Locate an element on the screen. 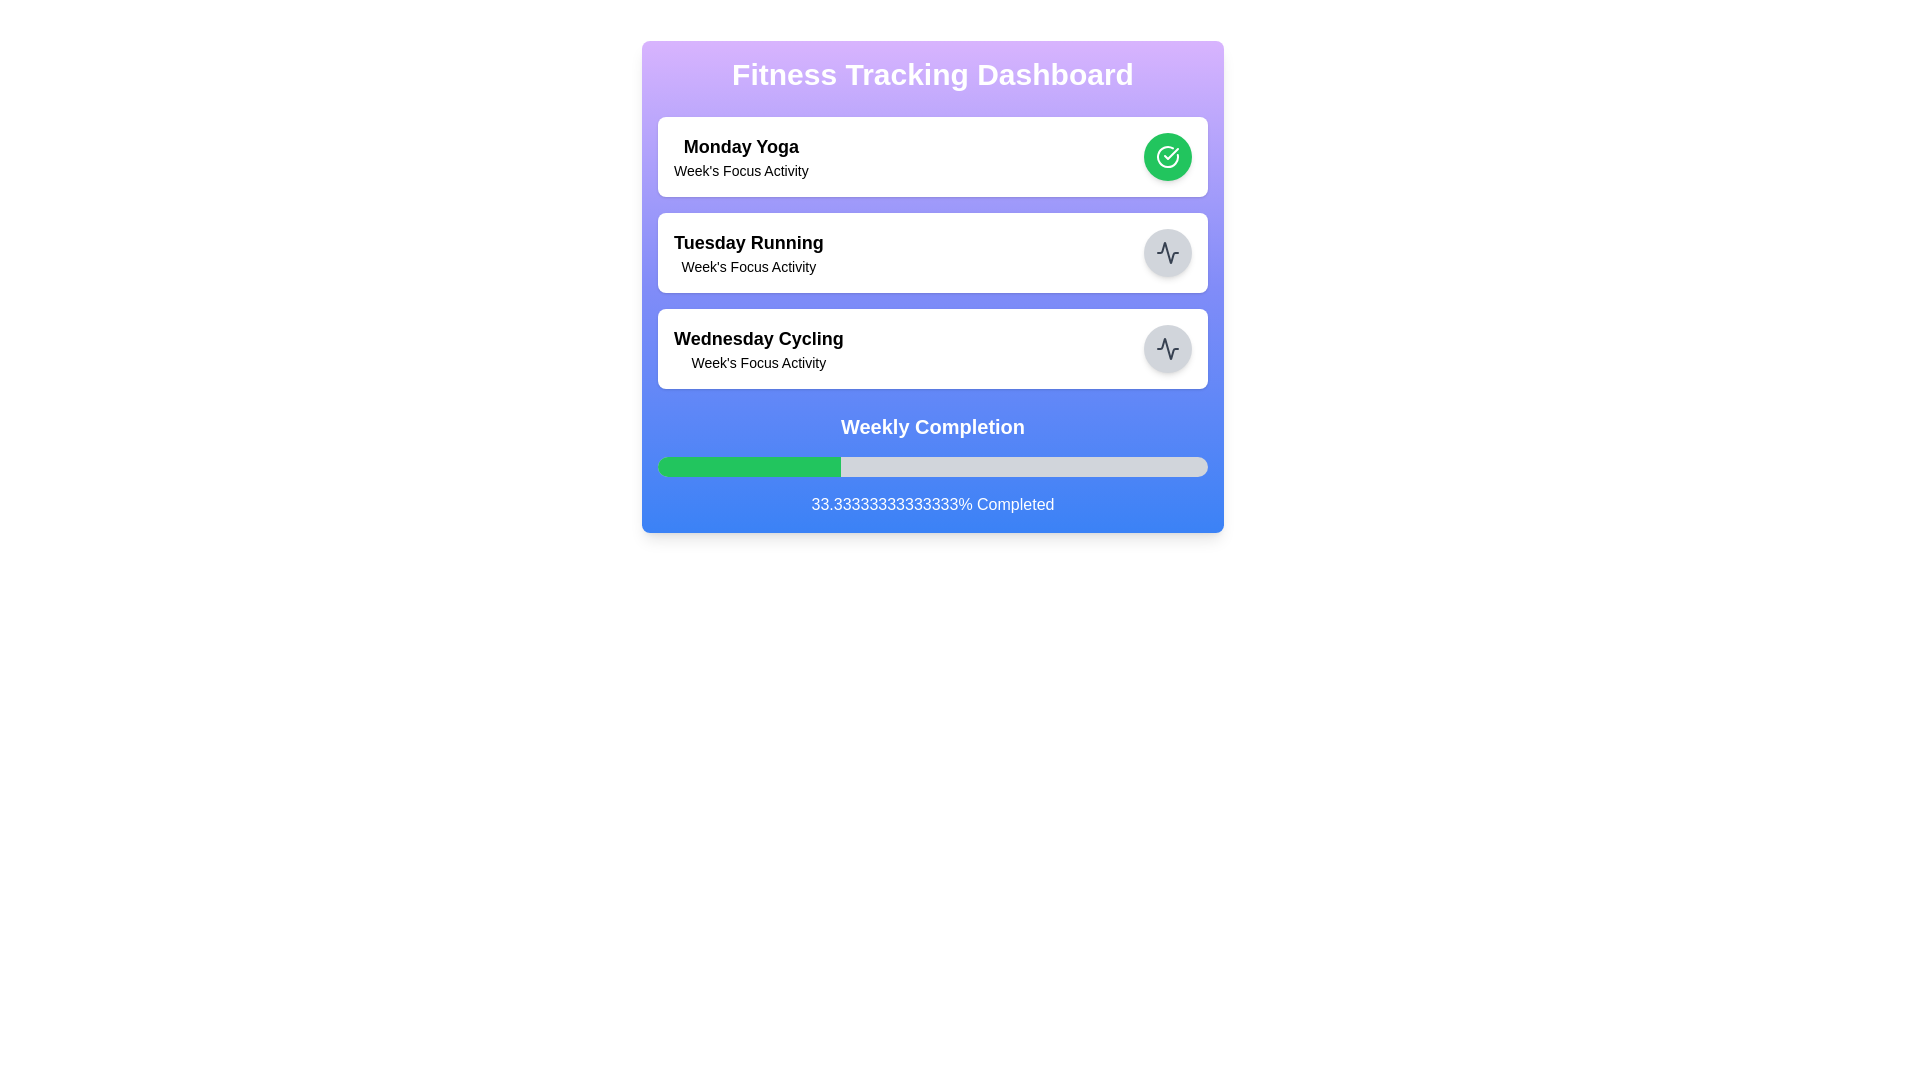 The height and width of the screenshot is (1080, 1920). the completion status icon for the 'Monday Yoga' activity, which is a non-interactive green circular button indicating completion is located at coordinates (1167, 156).